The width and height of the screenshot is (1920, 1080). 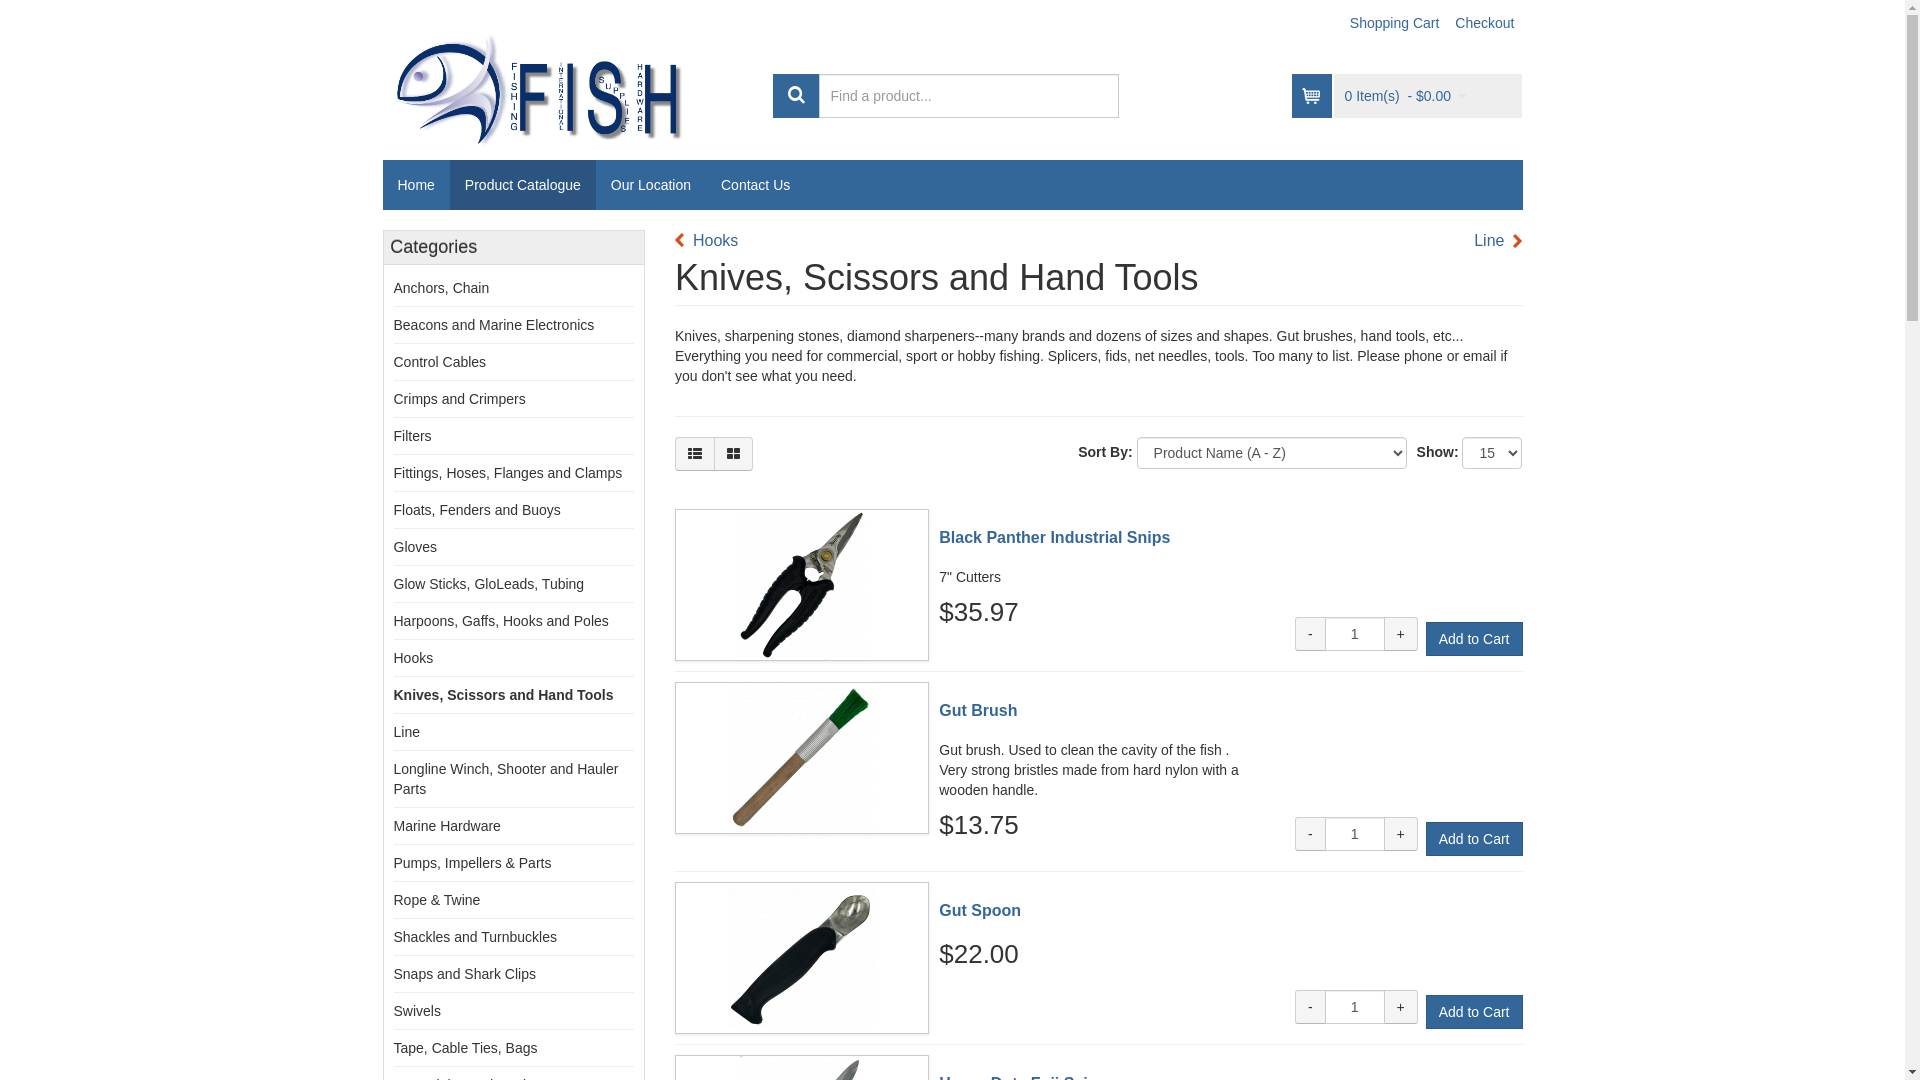 I want to click on 'Snaps and Shark Clips', so click(x=464, y=973).